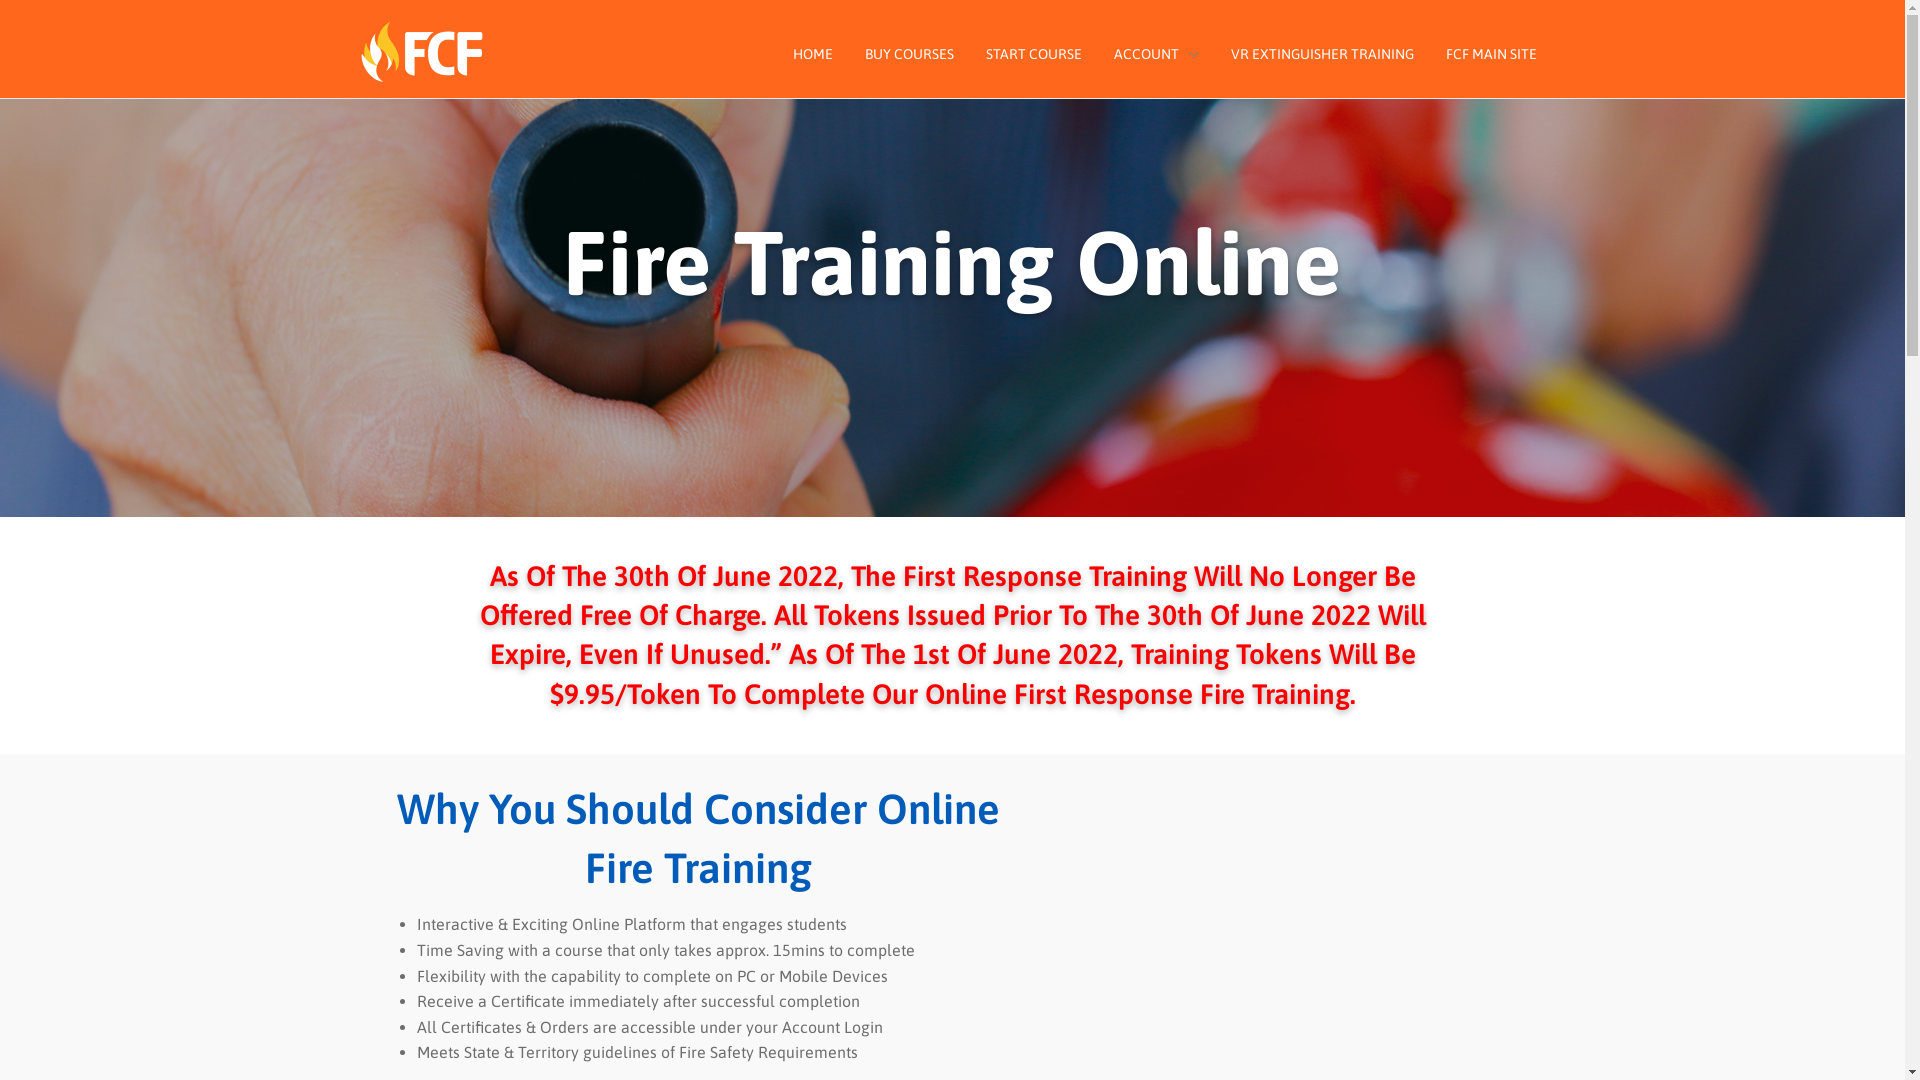  I want to click on 'BUY COURSES', so click(907, 52).